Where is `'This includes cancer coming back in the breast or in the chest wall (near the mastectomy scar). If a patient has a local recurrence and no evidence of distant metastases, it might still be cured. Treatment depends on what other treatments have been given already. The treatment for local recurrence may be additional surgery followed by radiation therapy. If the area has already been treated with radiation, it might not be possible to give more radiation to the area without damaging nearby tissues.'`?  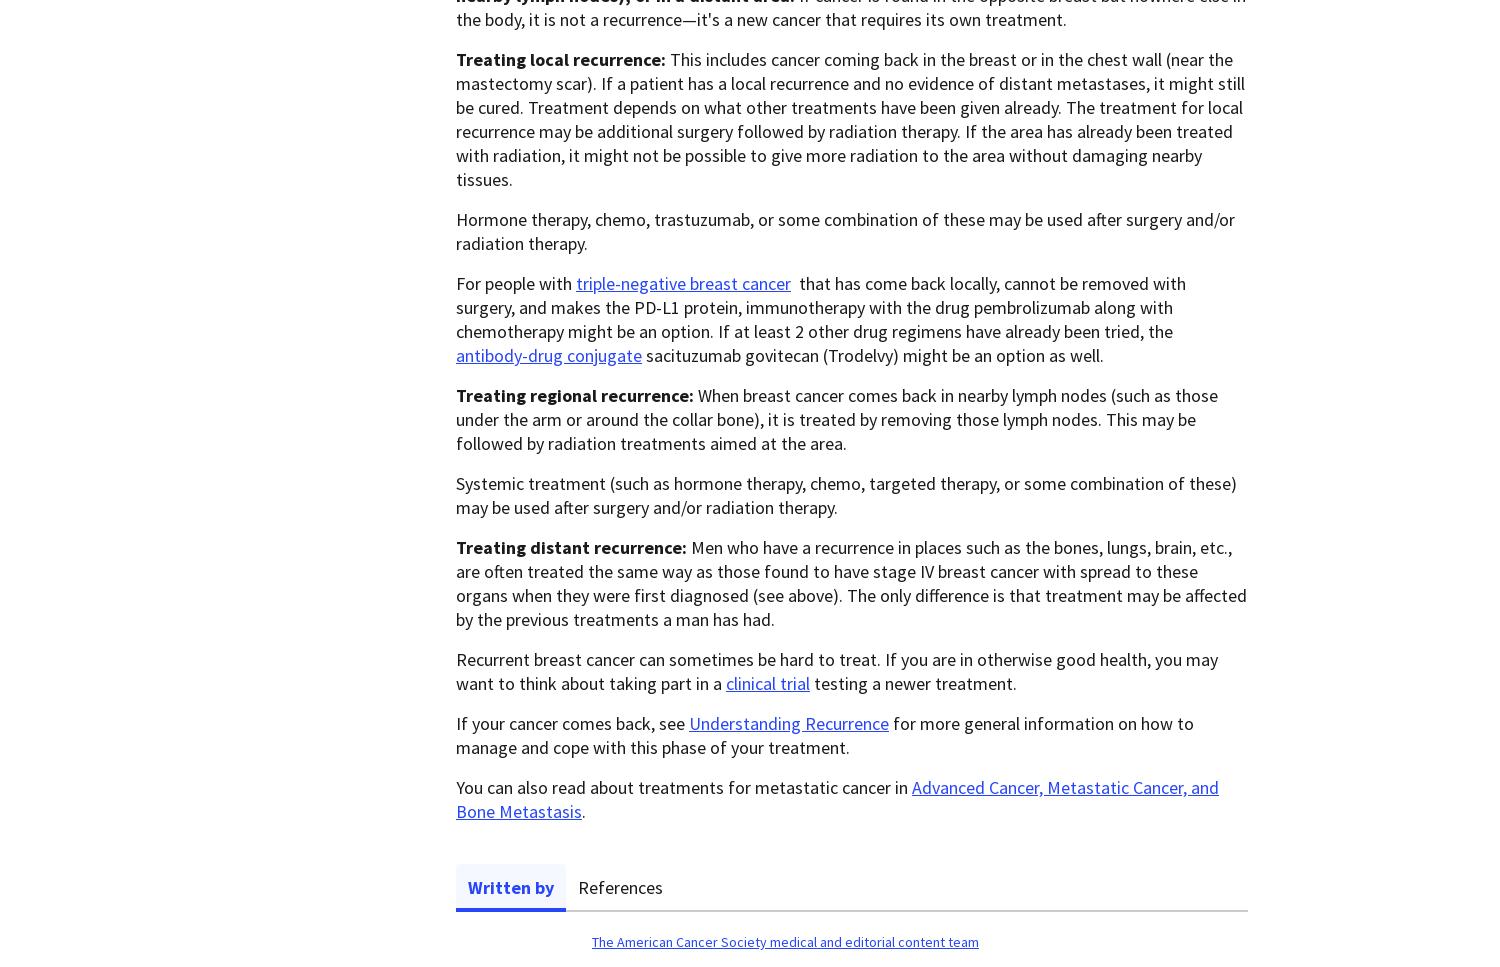 'This includes cancer coming back in the breast or in the chest wall (near the mastectomy scar). If a patient has a local recurrence and no evidence of distant metastases, it might still be cured. Treatment depends on what other treatments have been given already. The treatment for local recurrence may be additional surgery followed by radiation therapy. If the area has already been treated with radiation, it might not be possible to give more radiation to the area without damaging nearby tissues.' is located at coordinates (849, 118).